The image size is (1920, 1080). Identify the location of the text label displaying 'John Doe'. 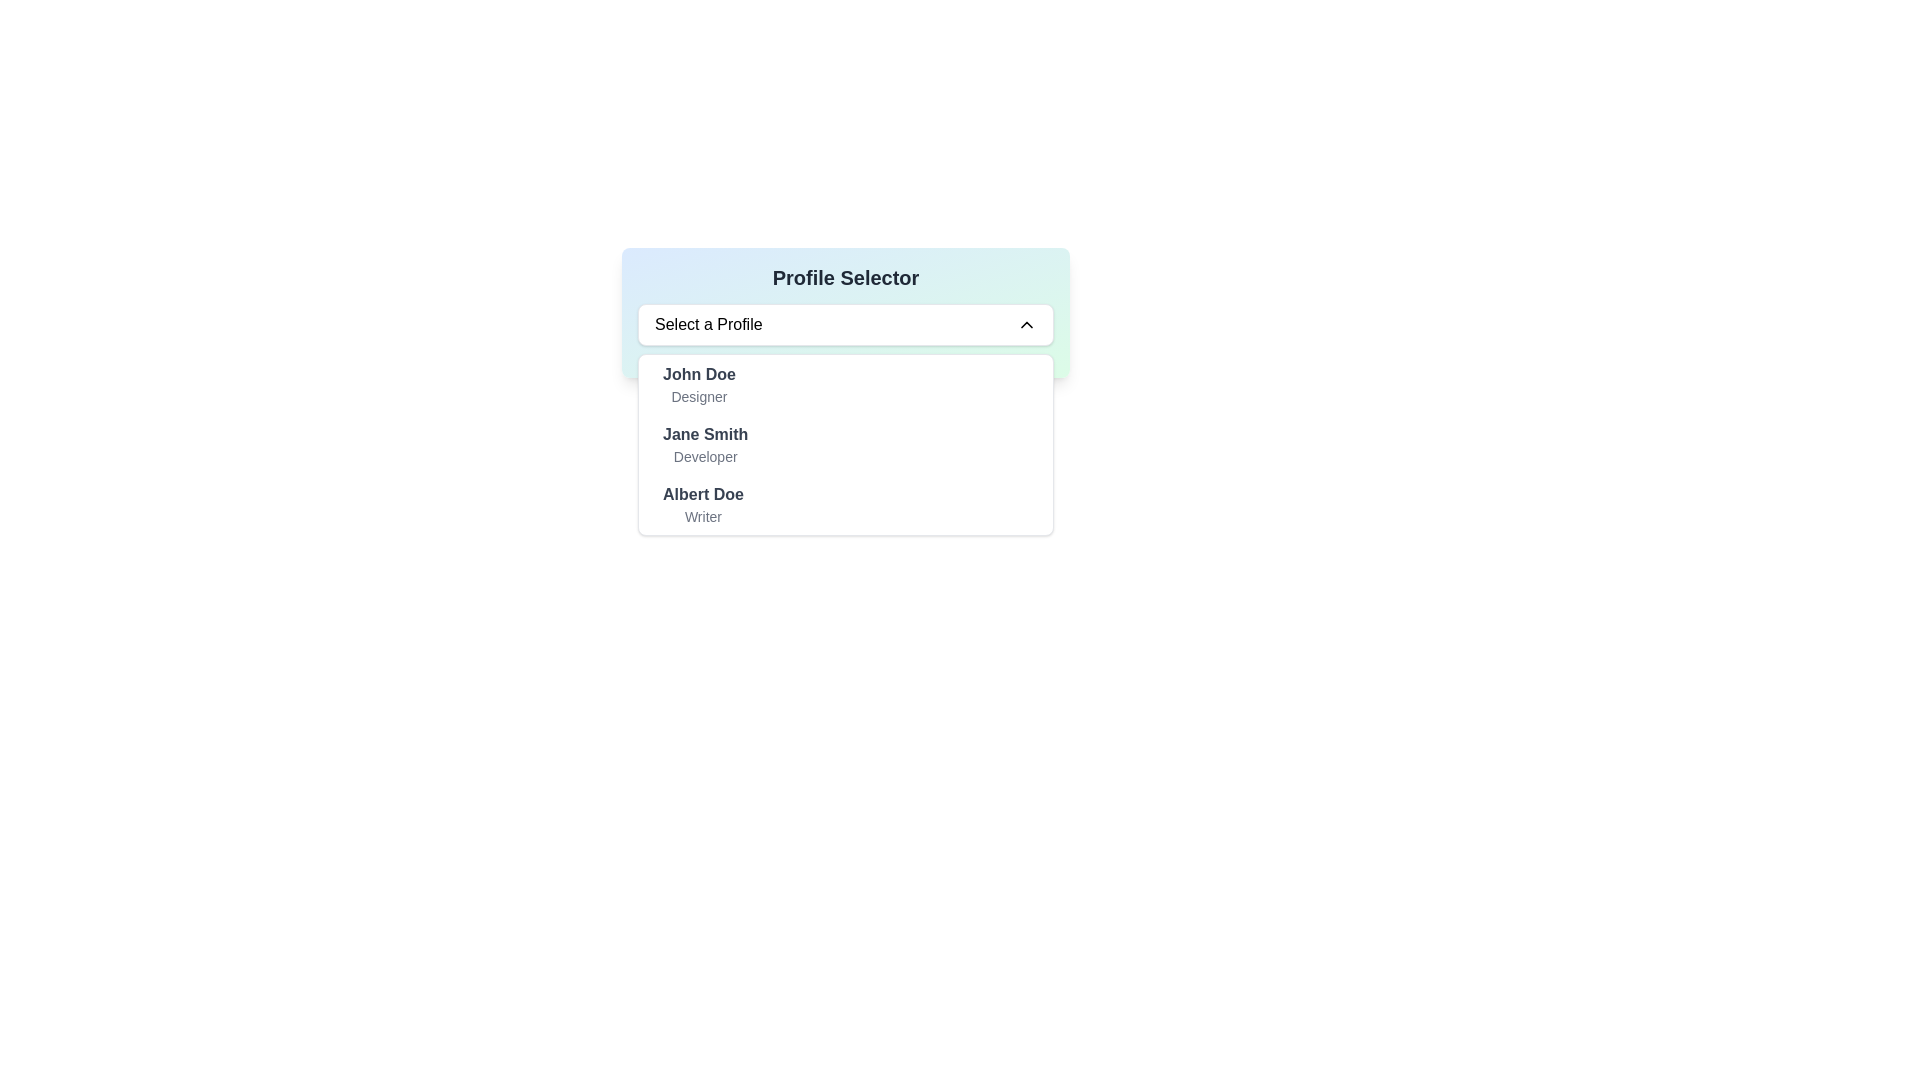
(699, 374).